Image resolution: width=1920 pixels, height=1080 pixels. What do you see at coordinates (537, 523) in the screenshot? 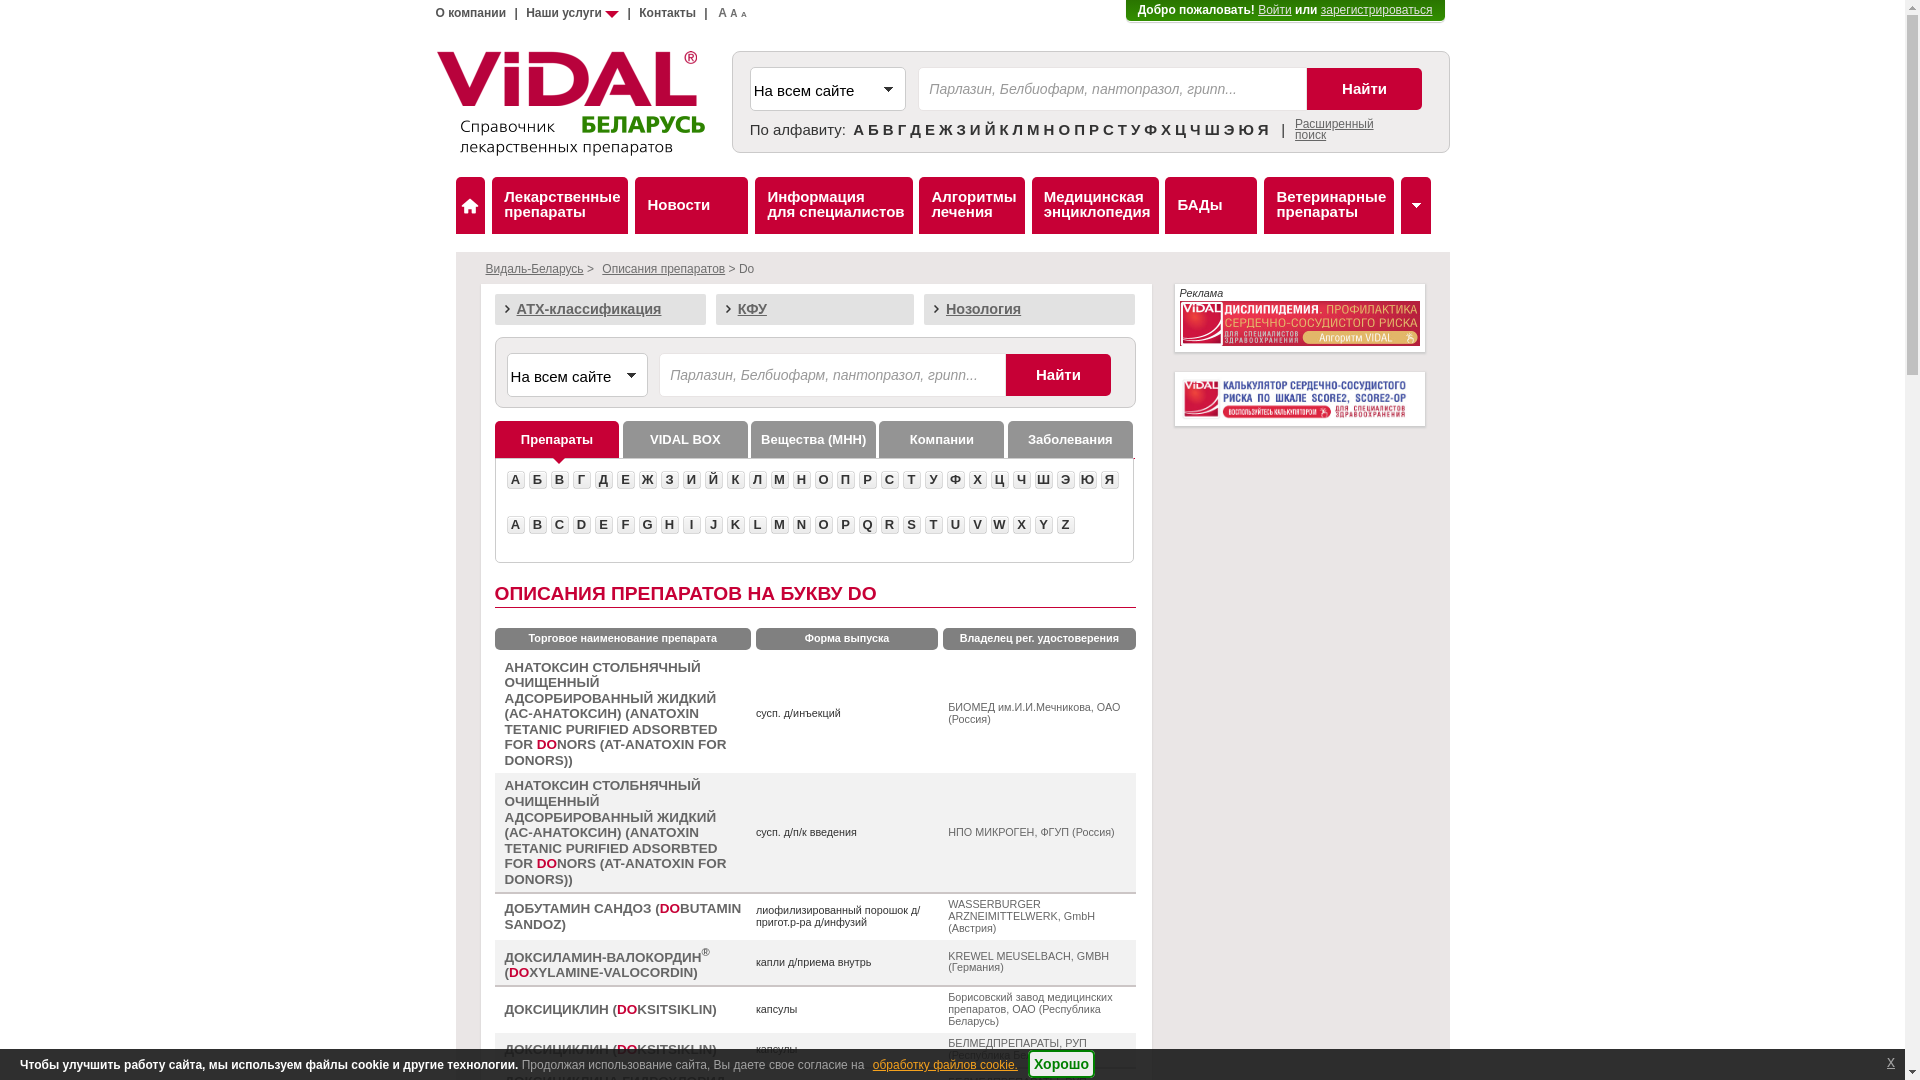
I see `'B'` at bounding box center [537, 523].